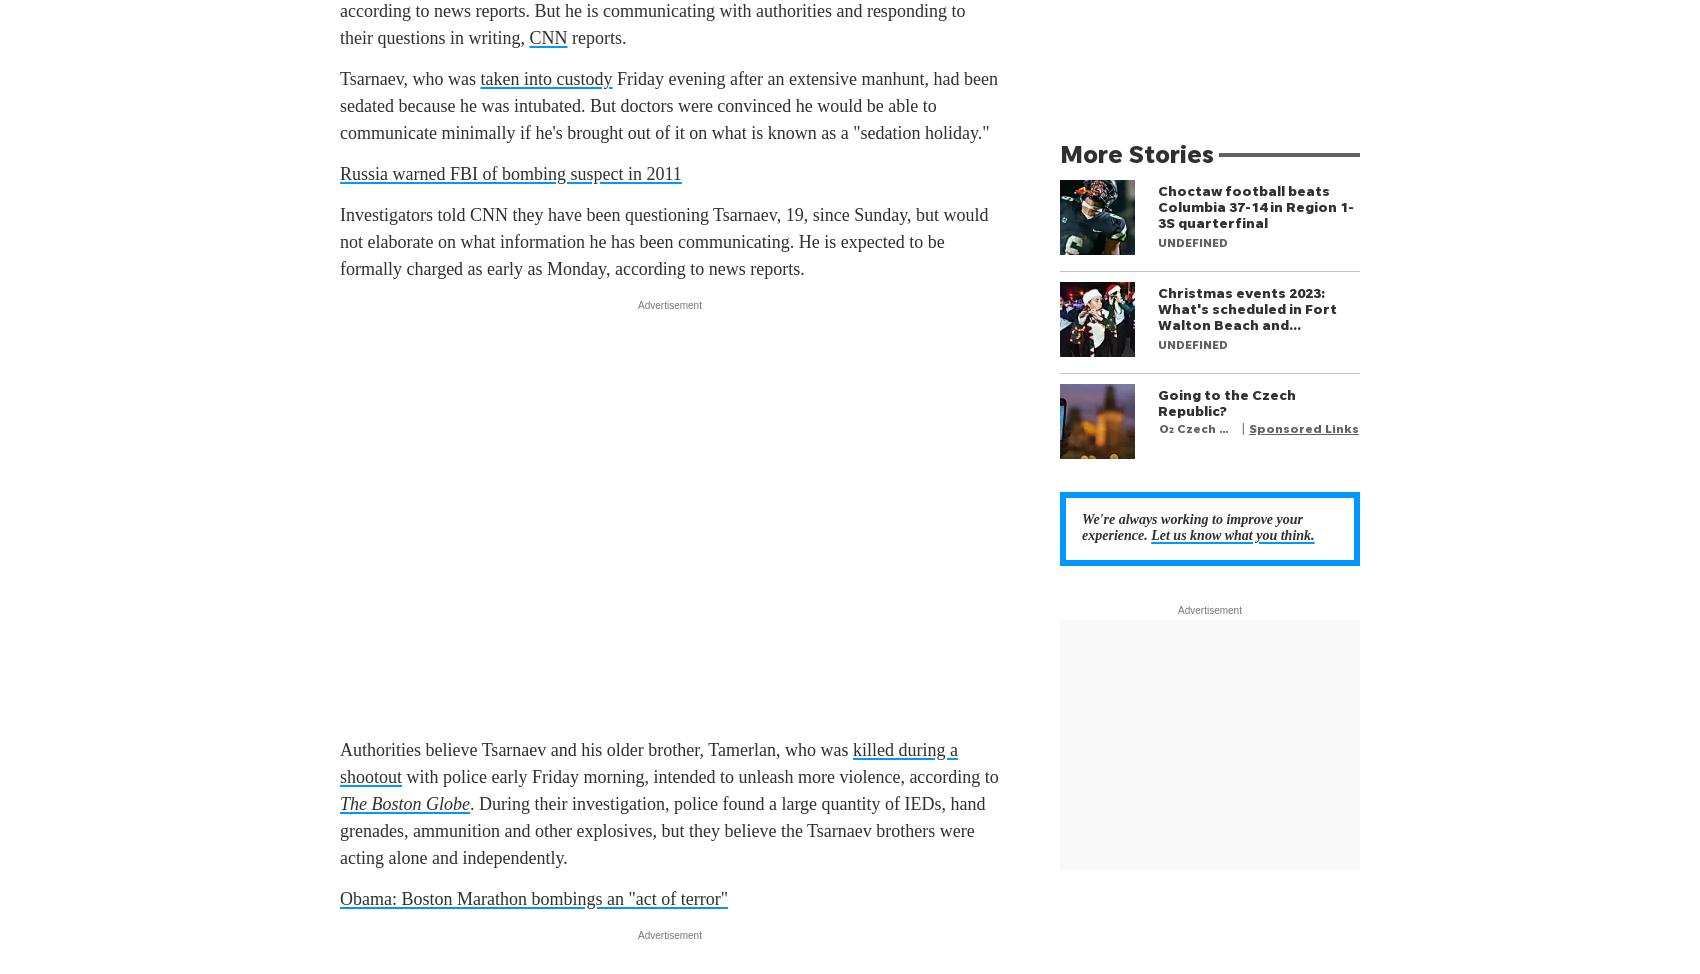 Image resolution: width=1700 pixels, height=974 pixels. Describe the element at coordinates (532, 898) in the screenshot. I see `'Obama: Boston Marathon bombings an "act of terror"'` at that location.